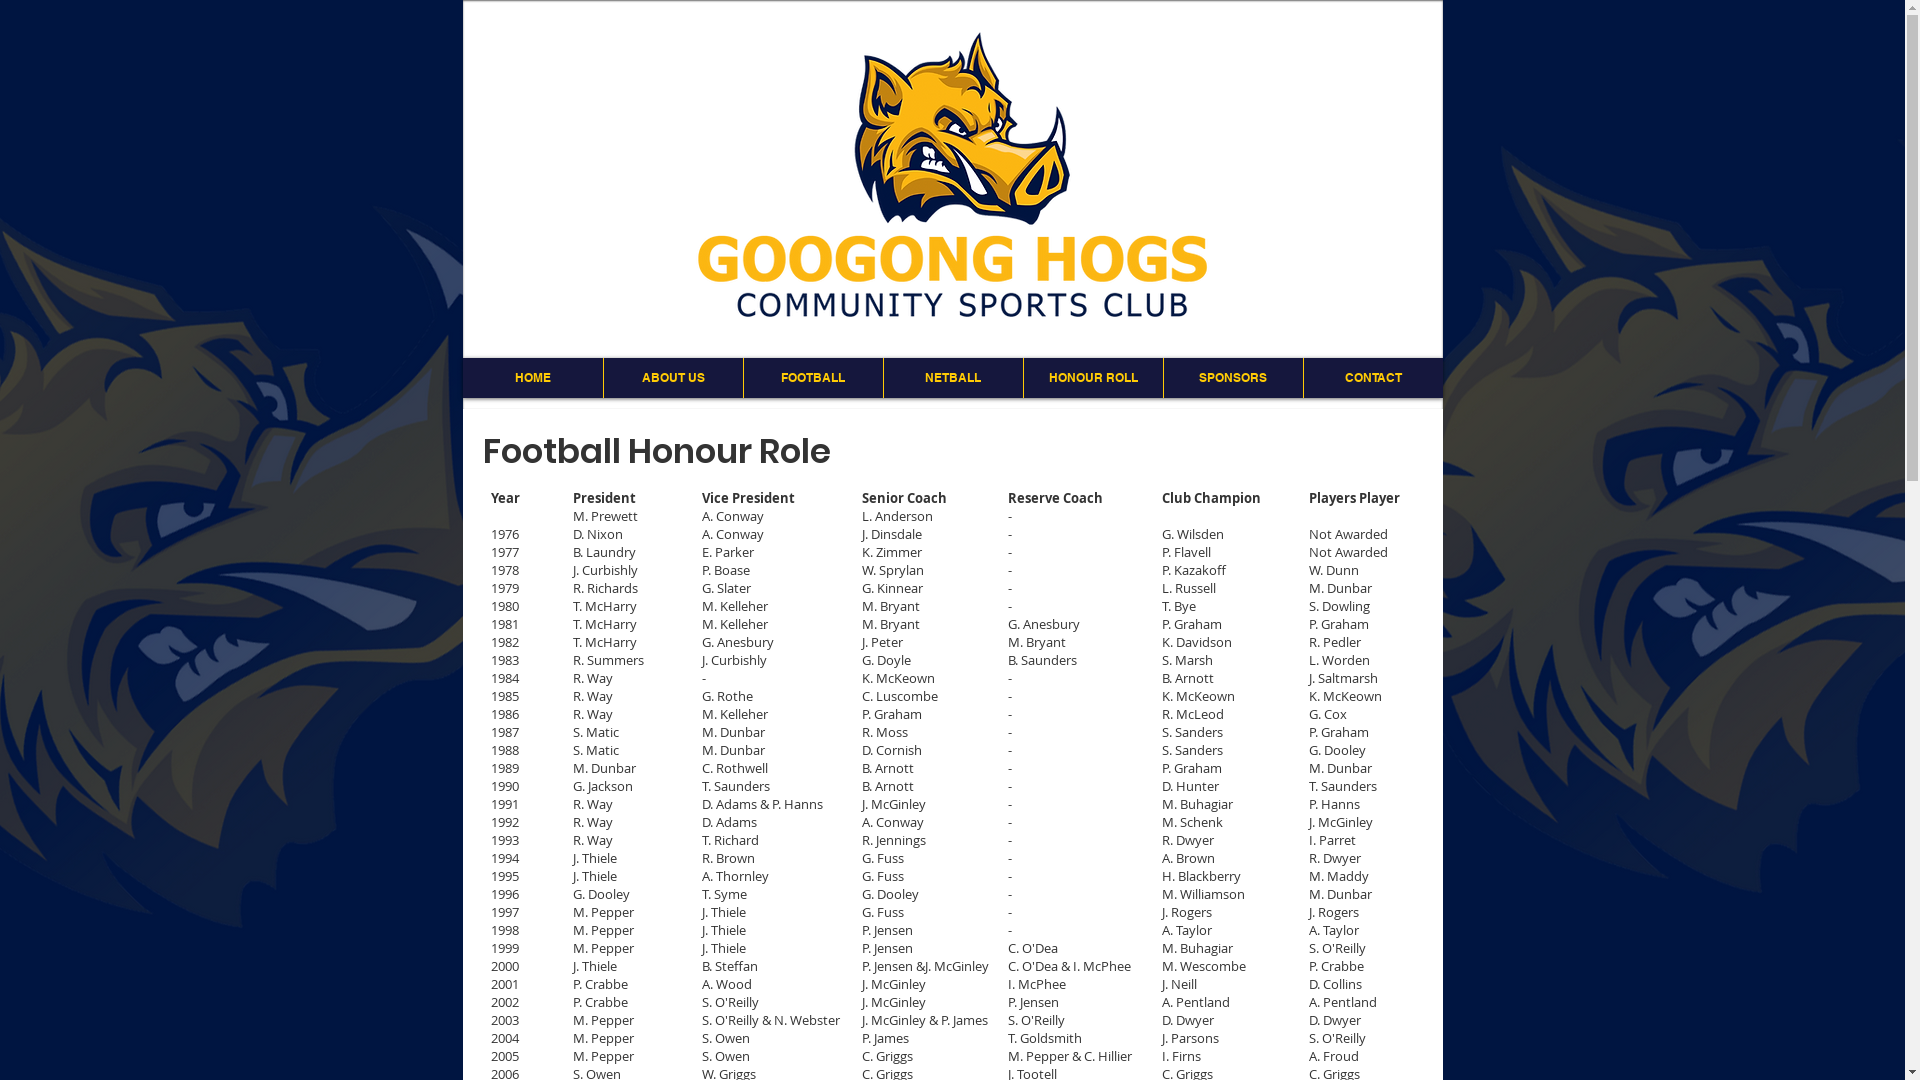 This screenshot has width=1920, height=1080. I want to click on 'FOOTBALL', so click(741, 378).